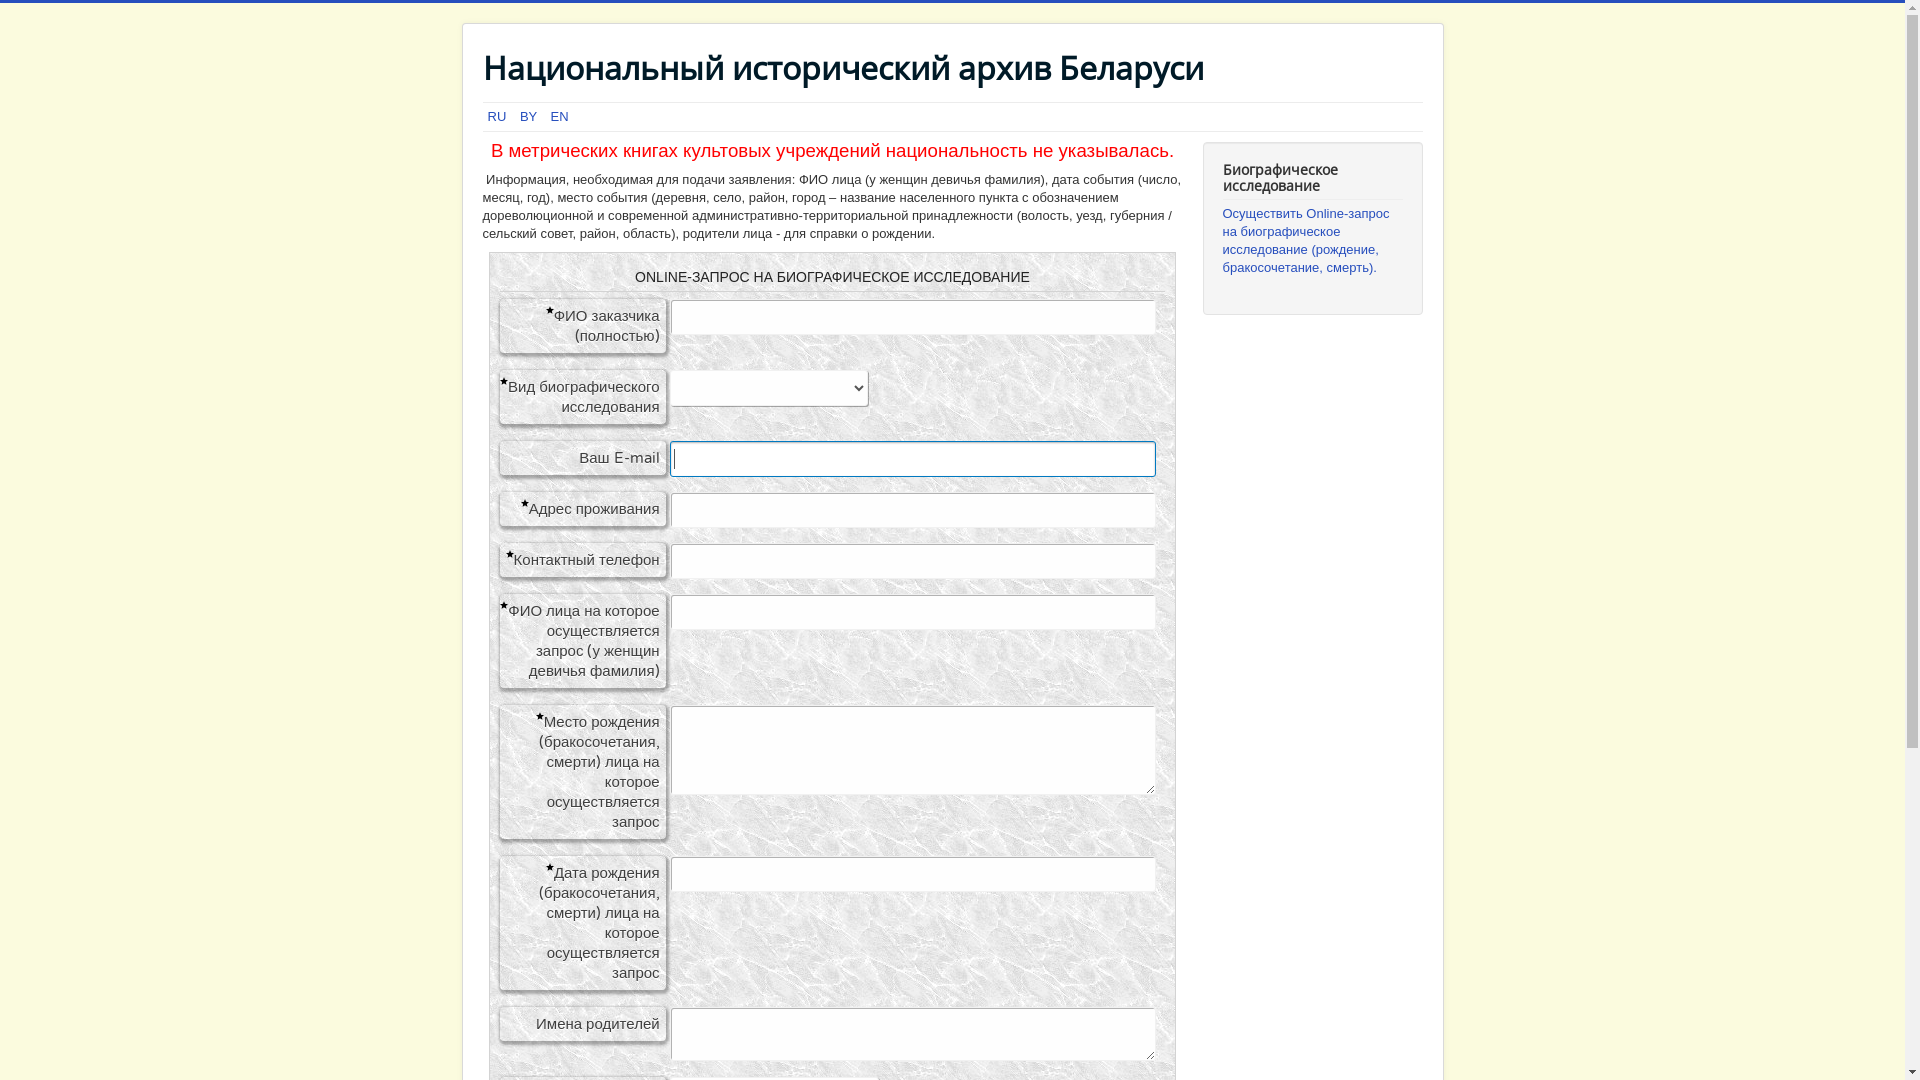 The height and width of the screenshot is (1080, 1920). What do you see at coordinates (488, 116) in the screenshot?
I see `'RU'` at bounding box center [488, 116].